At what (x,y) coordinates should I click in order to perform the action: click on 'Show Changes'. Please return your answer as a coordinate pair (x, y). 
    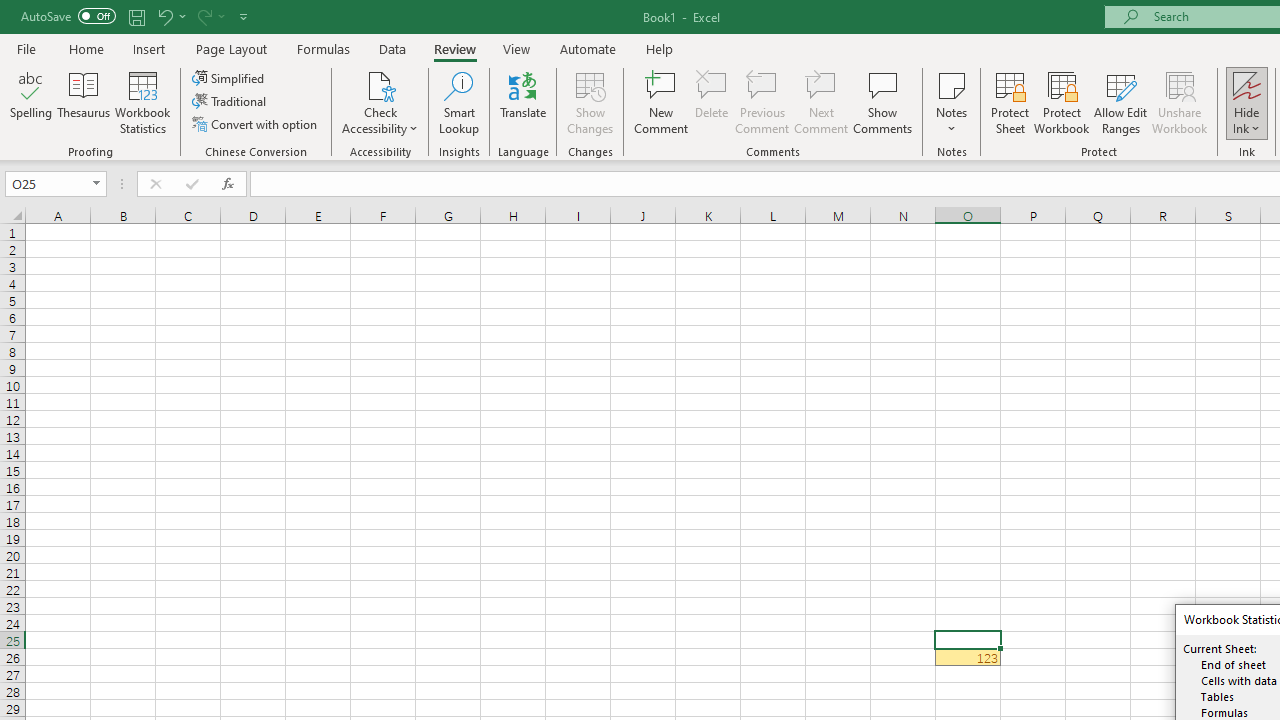
    Looking at the image, I should click on (589, 103).